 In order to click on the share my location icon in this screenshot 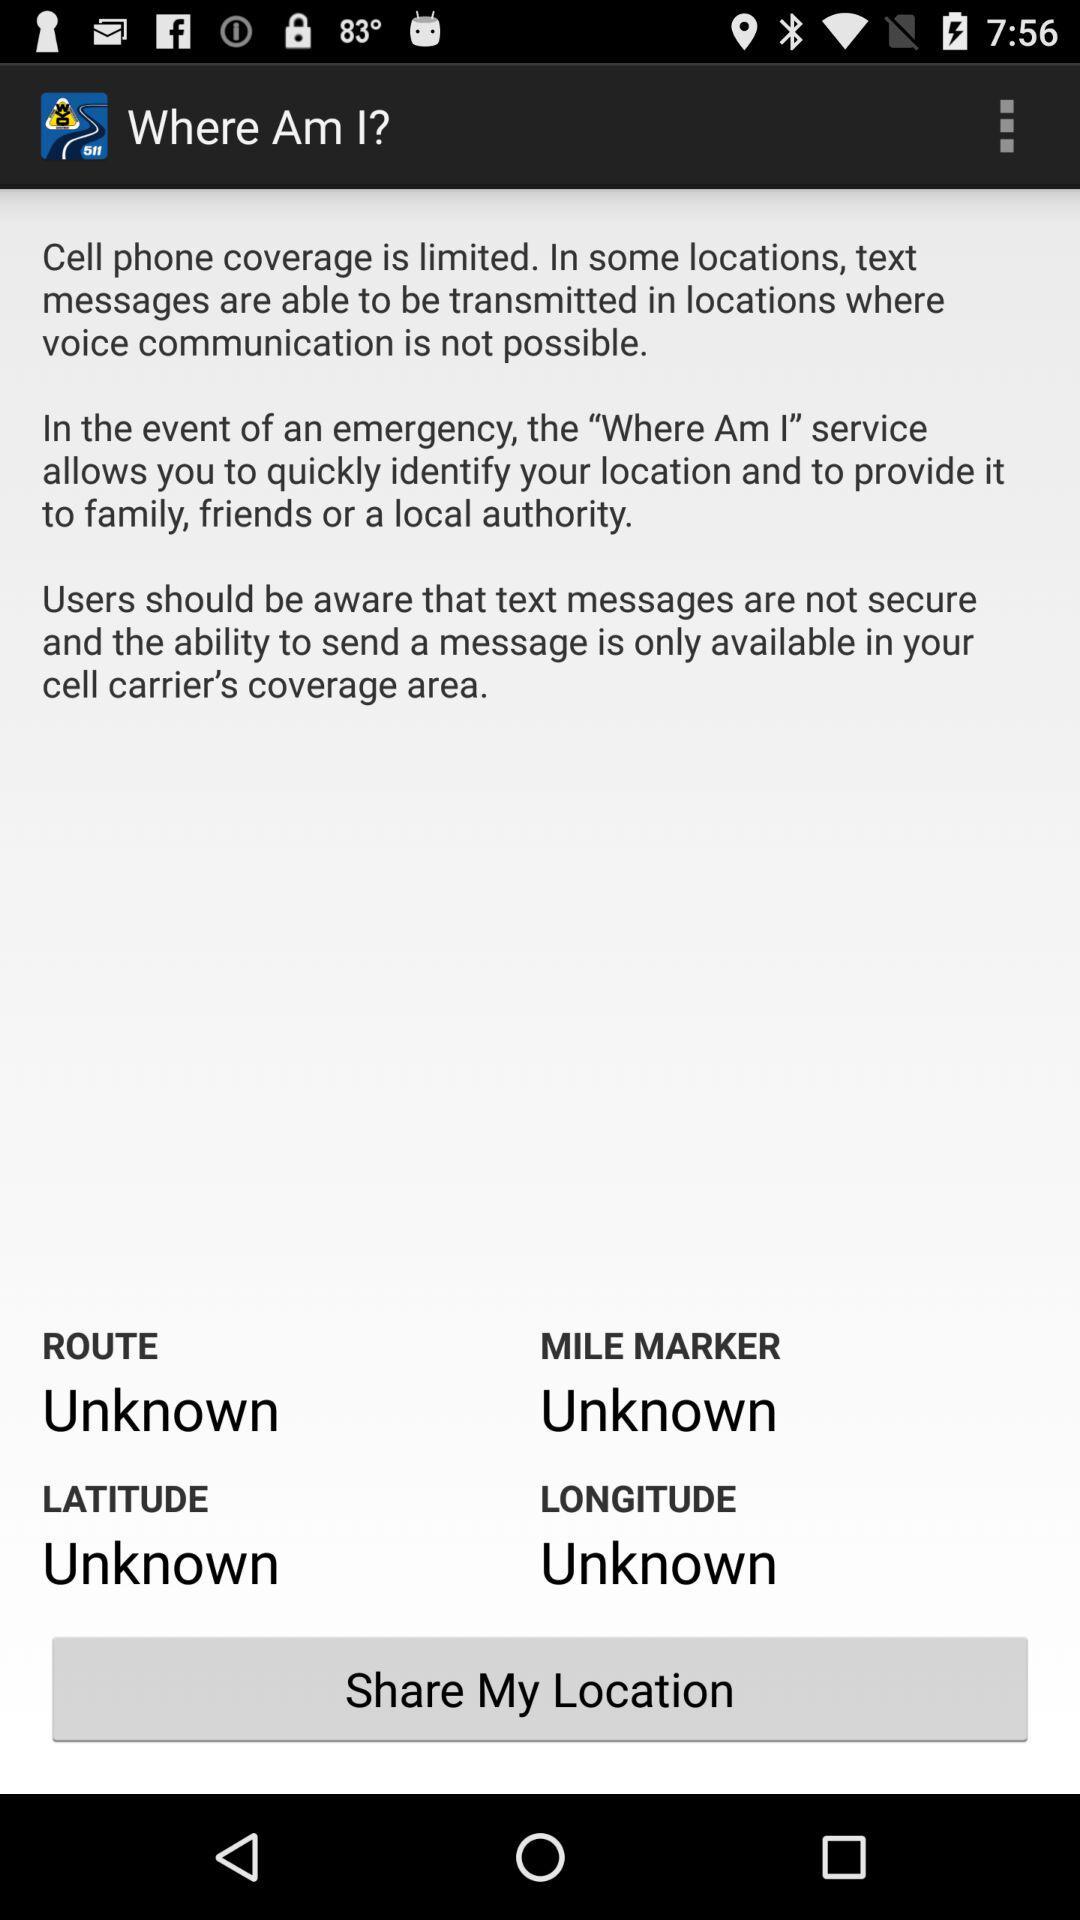, I will do `click(540, 1688)`.